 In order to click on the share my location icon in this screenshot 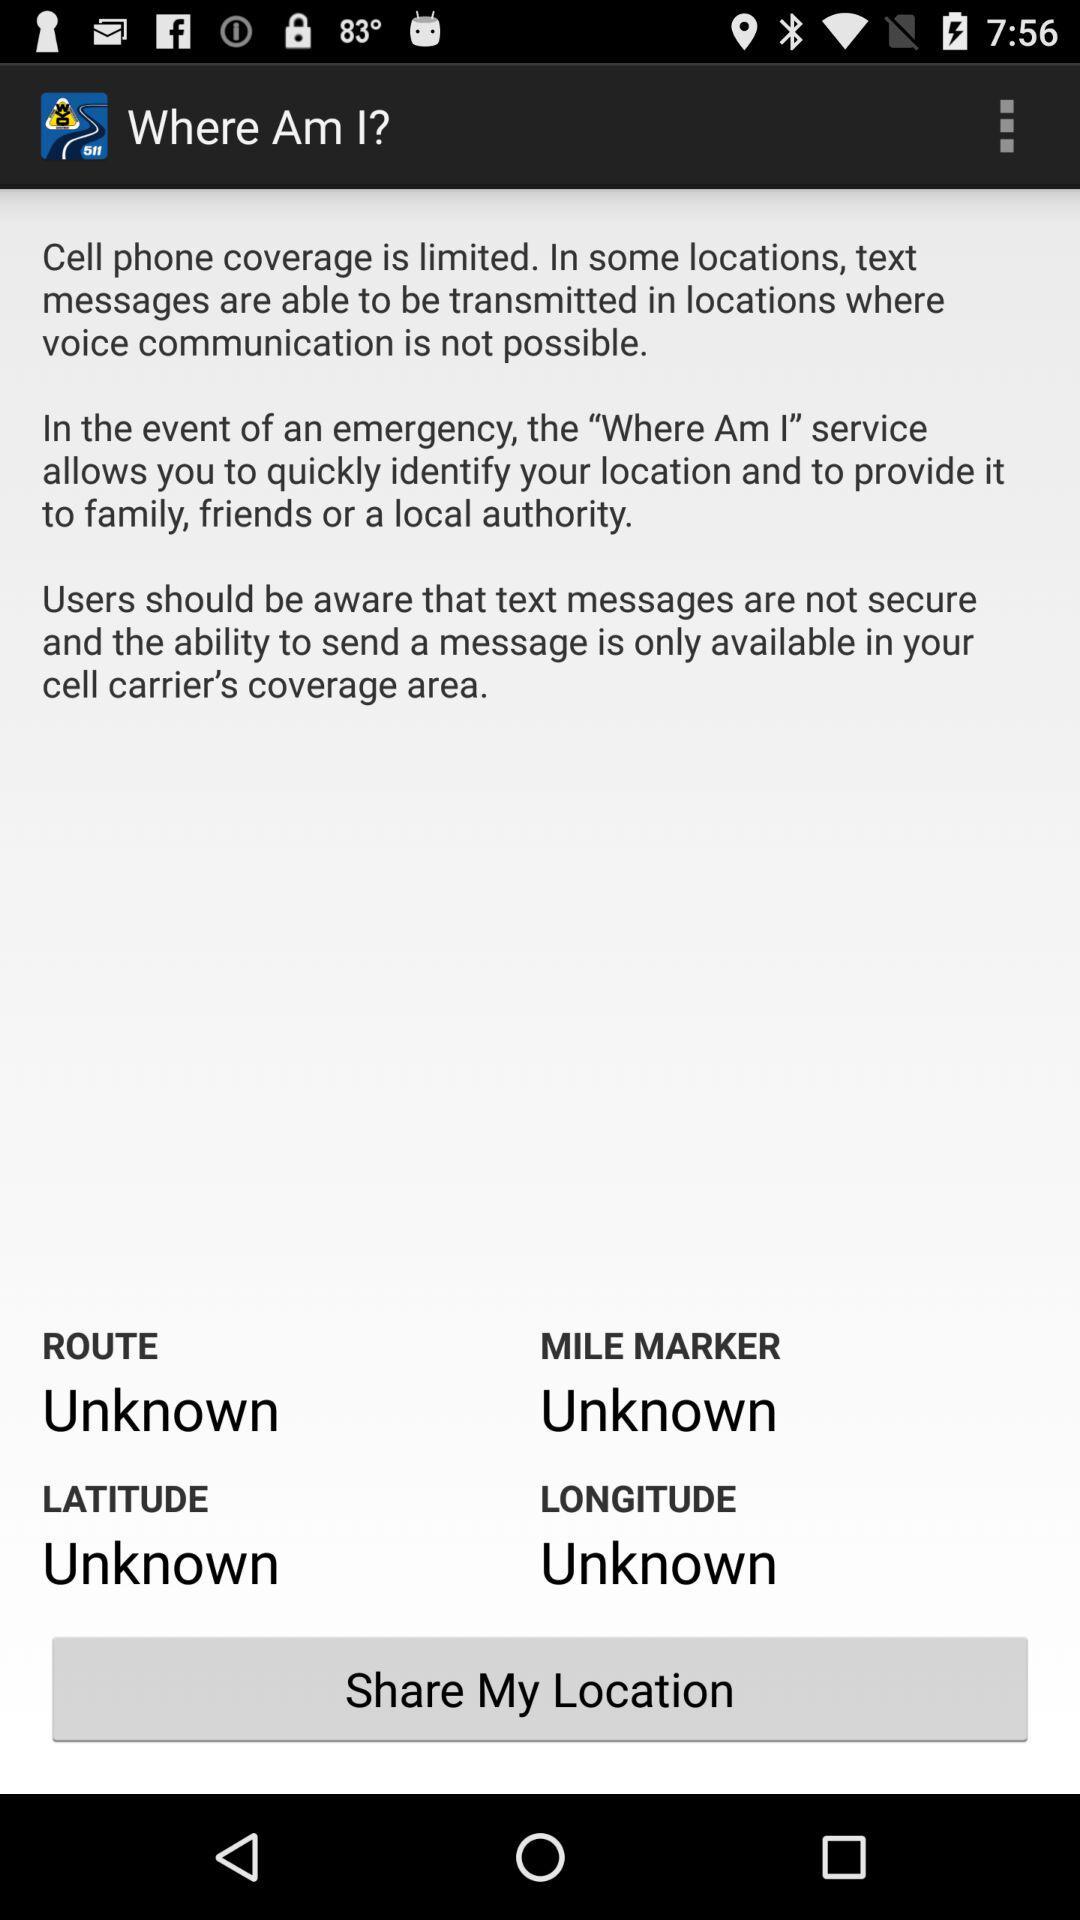, I will do `click(540, 1688)`.